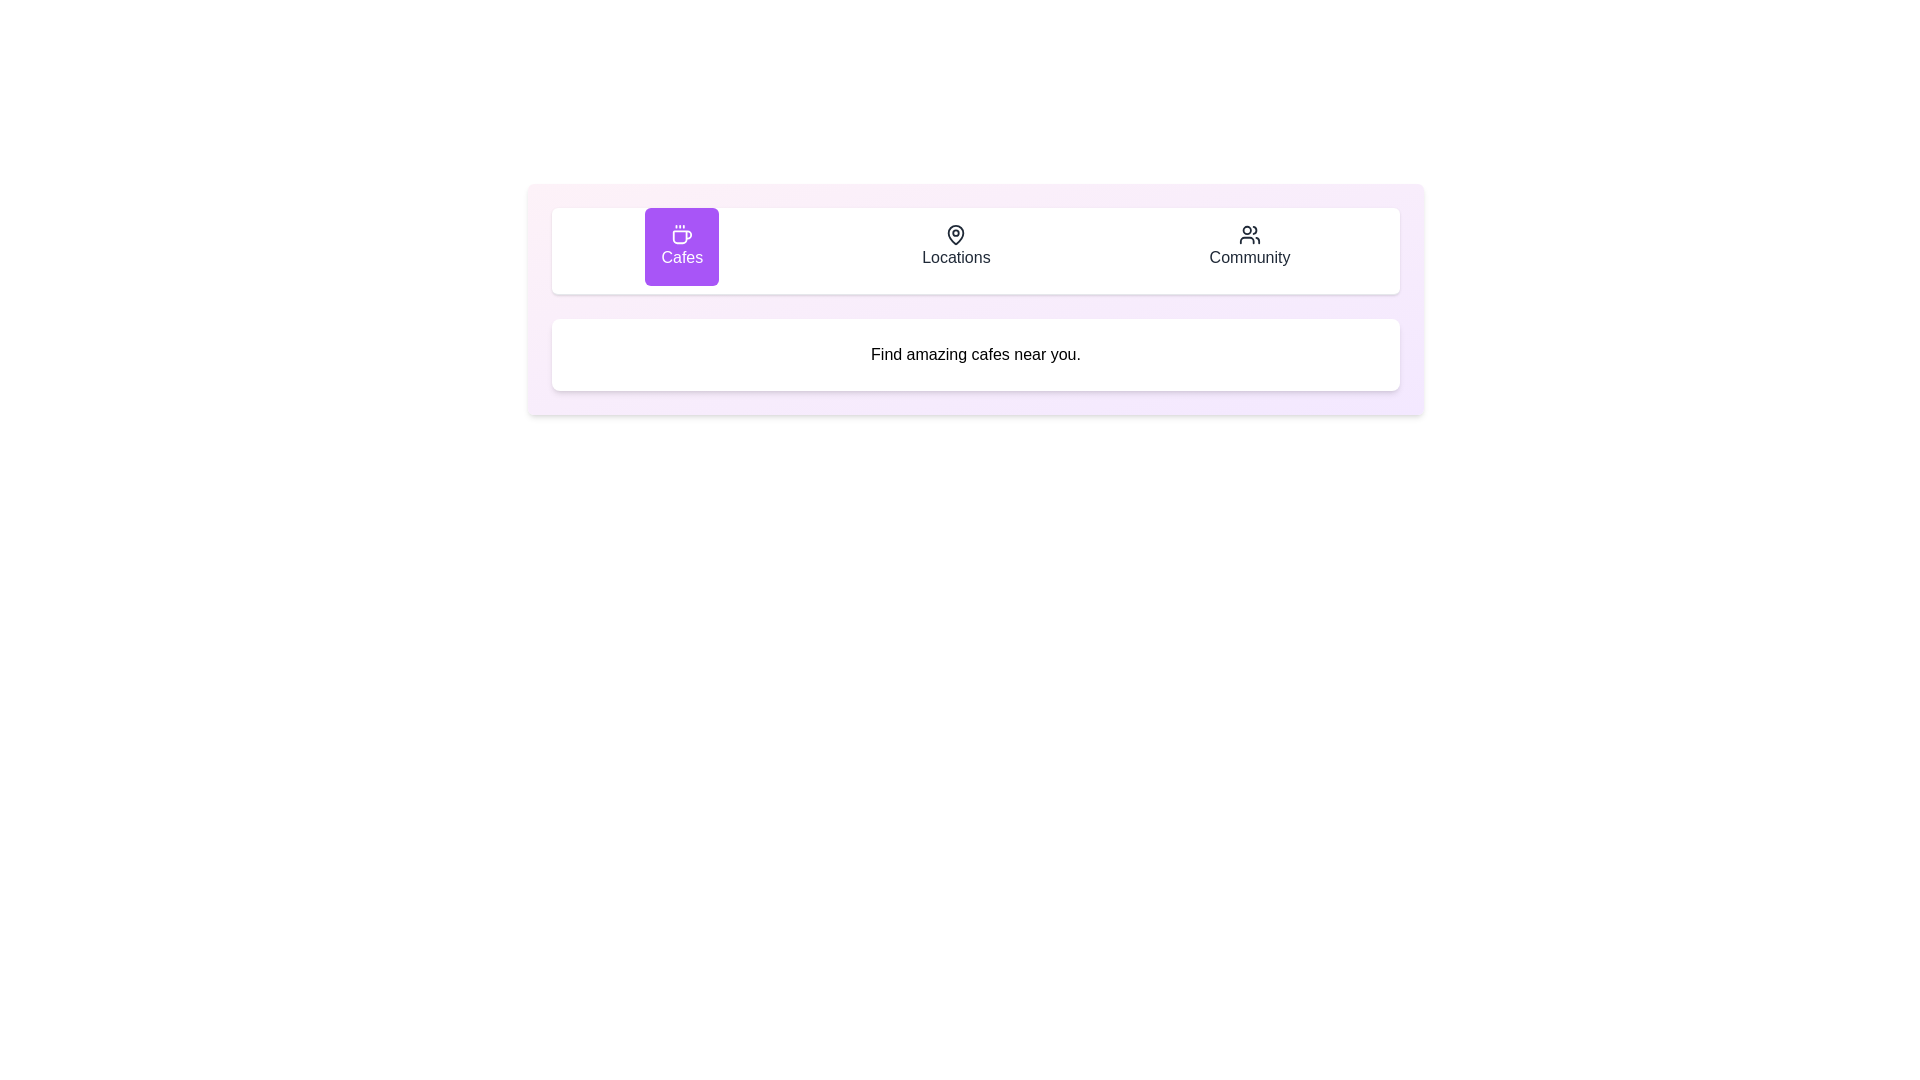 The width and height of the screenshot is (1920, 1080). What do you see at coordinates (682, 234) in the screenshot?
I see `the 'Cafes' category icon, which is the first tile in a horizontal selection bar with a purple background` at bounding box center [682, 234].